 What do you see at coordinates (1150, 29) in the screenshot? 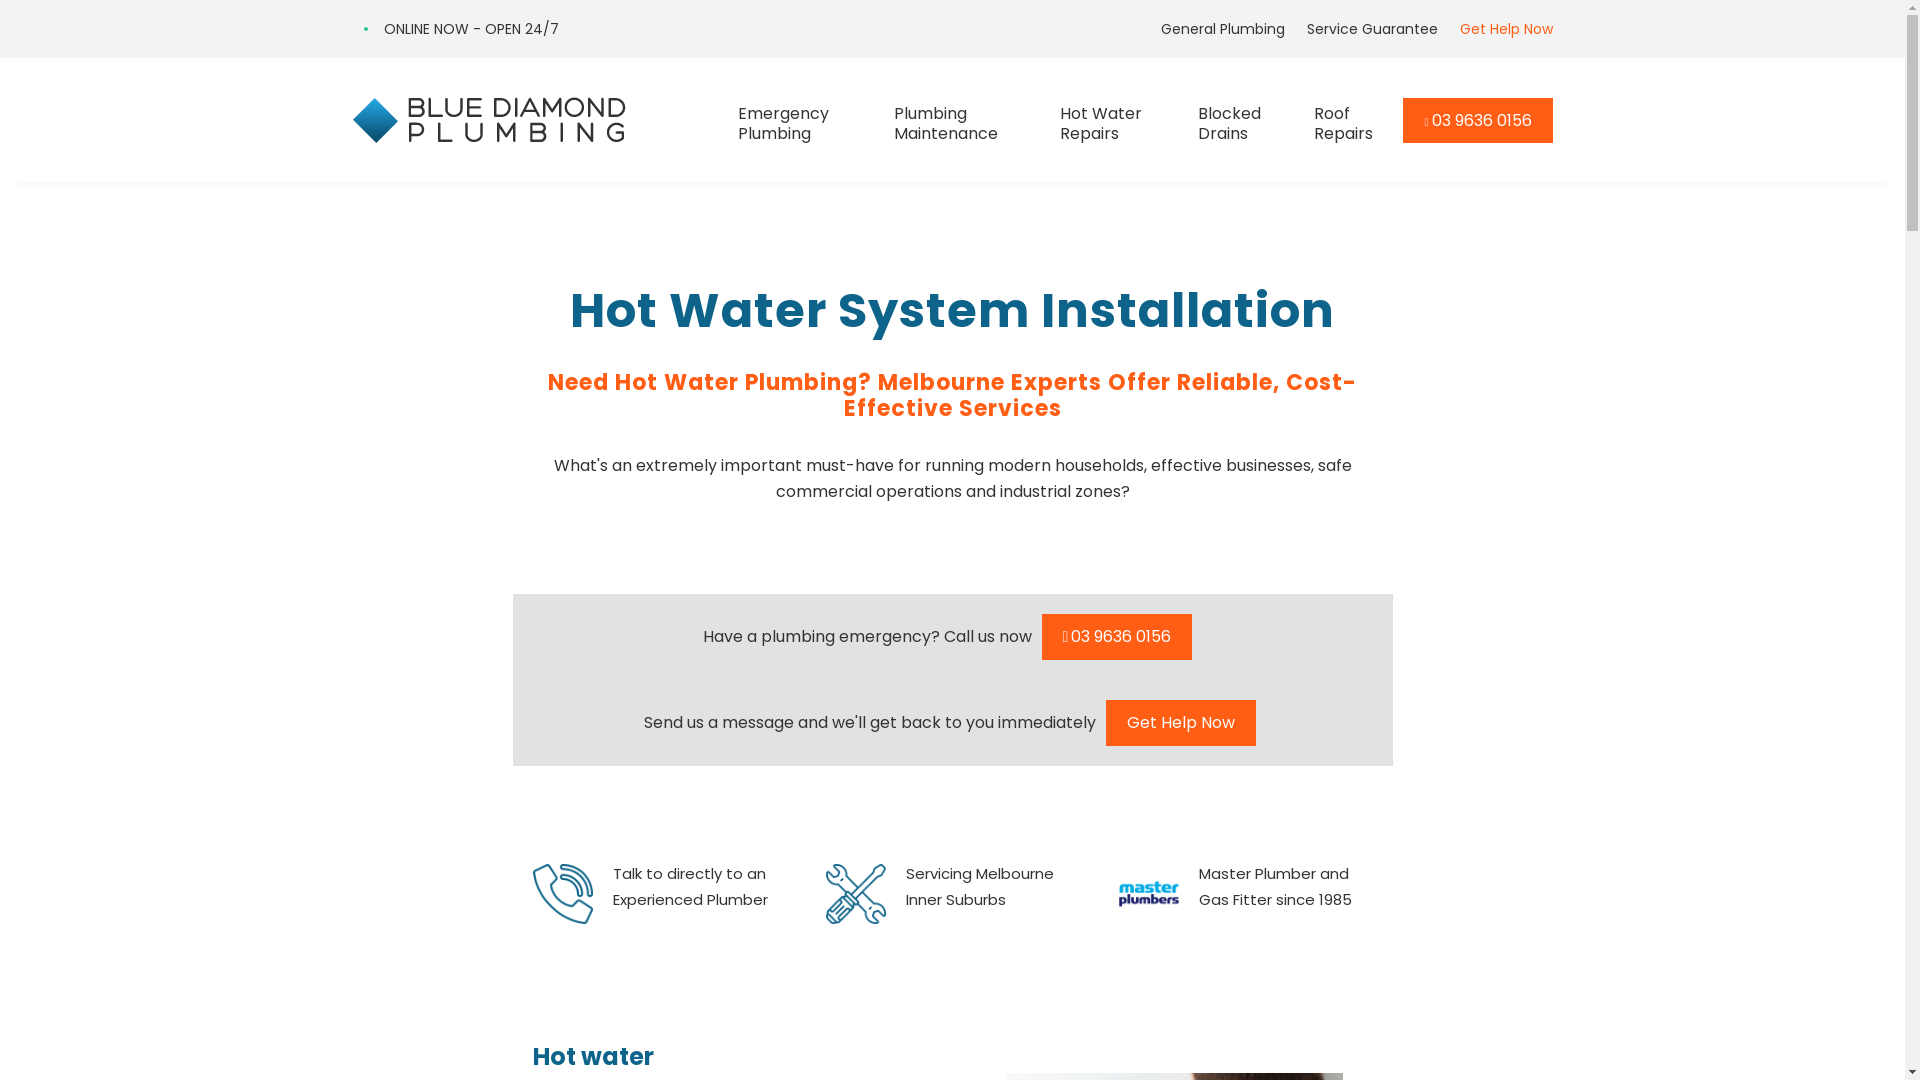
I see `'General Plumbing'` at bounding box center [1150, 29].